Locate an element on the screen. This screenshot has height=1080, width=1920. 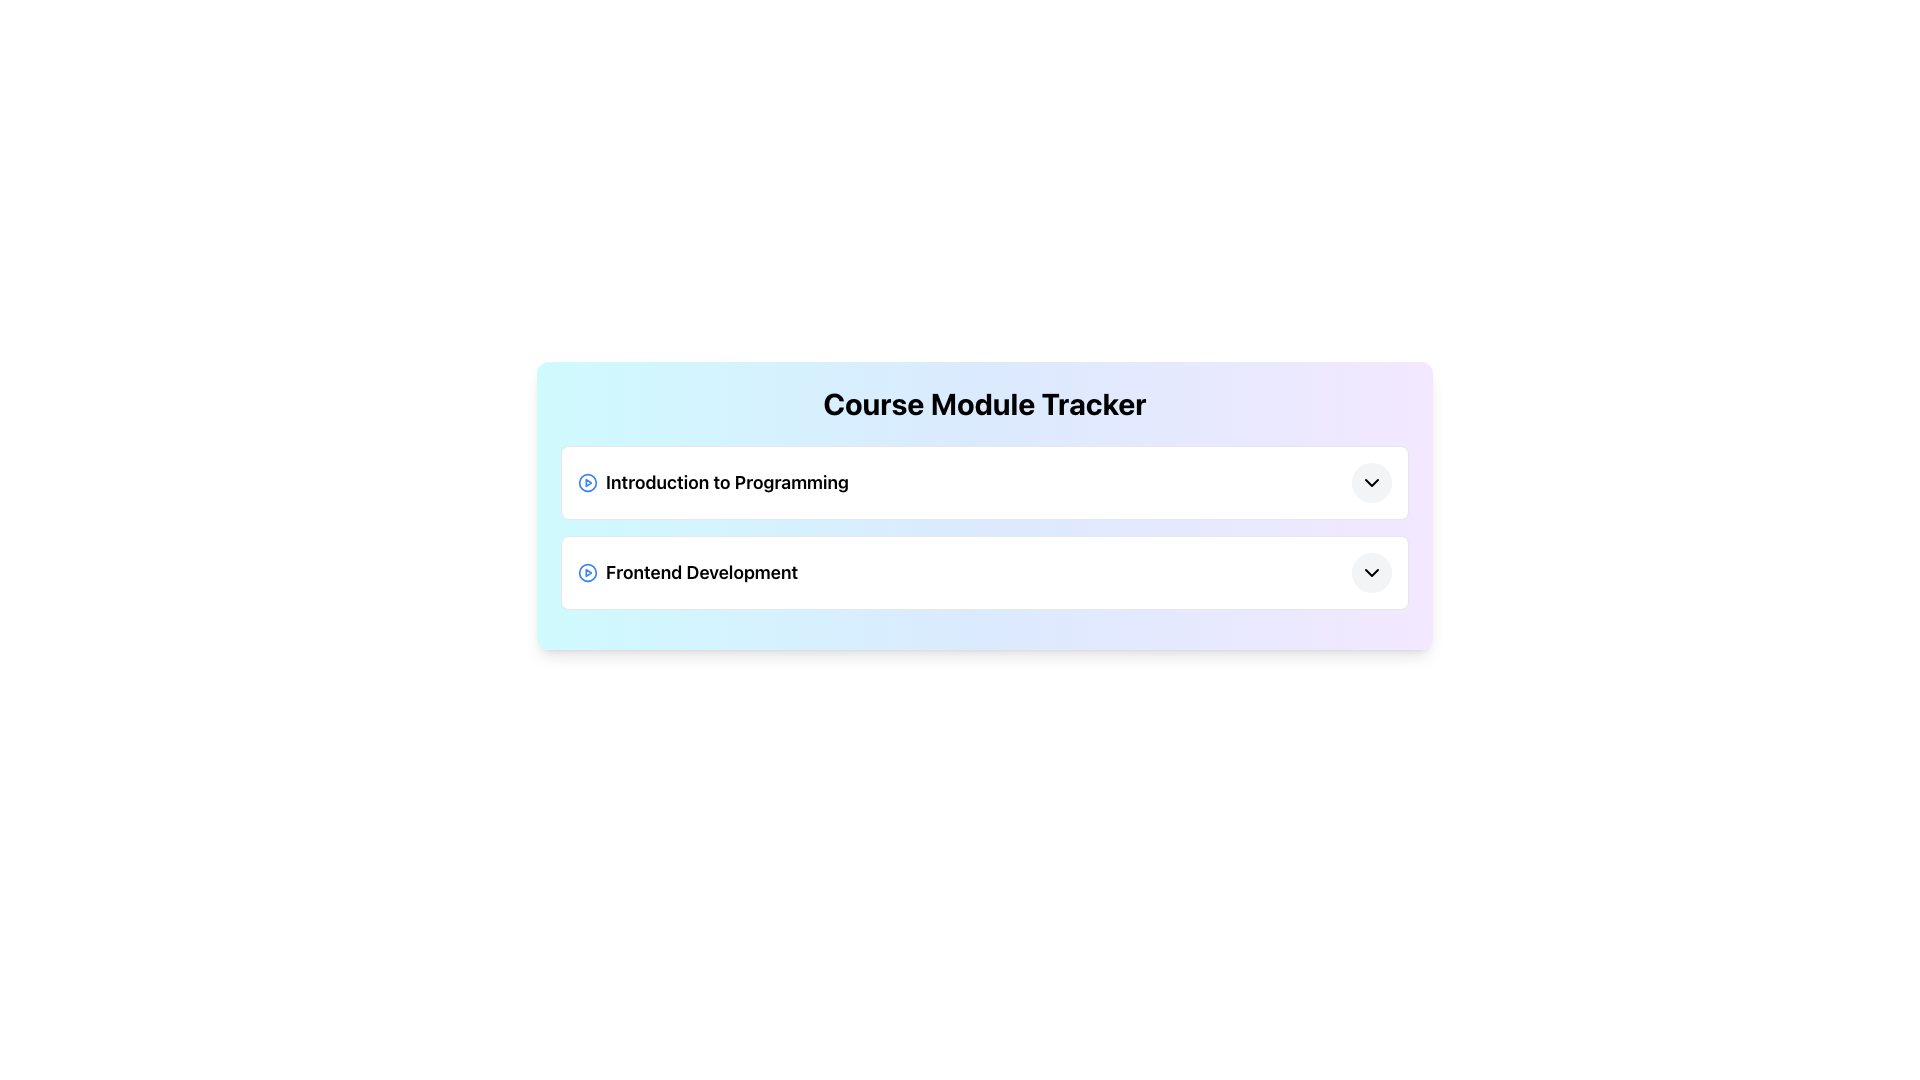
the chevron SVG icon located in the second row of the course module tracker next to the 'Frontend Development' label is located at coordinates (1371, 573).